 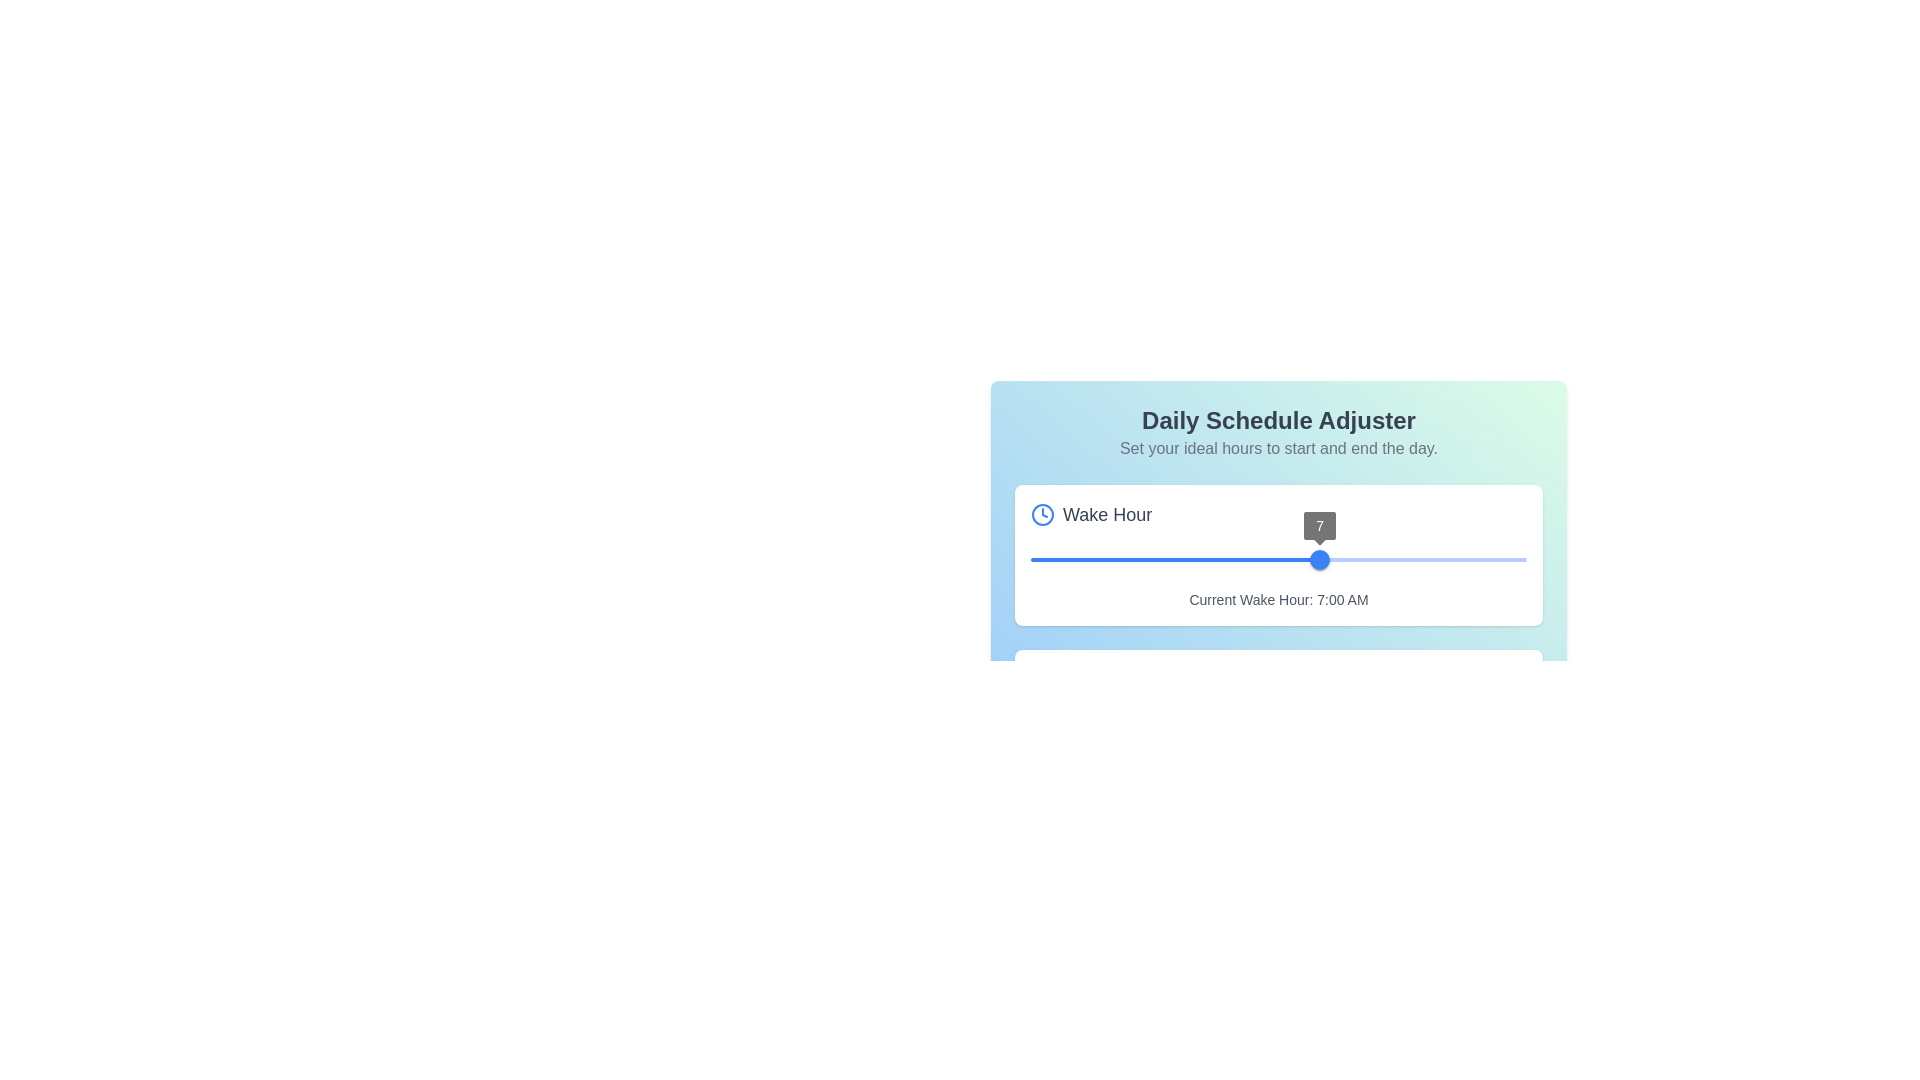 I want to click on numeric value '7' displayed in the small circular label above the slider widget in the 'Wake Hour' section of the 'Daily Schedule Adjuster', so click(x=1320, y=524).